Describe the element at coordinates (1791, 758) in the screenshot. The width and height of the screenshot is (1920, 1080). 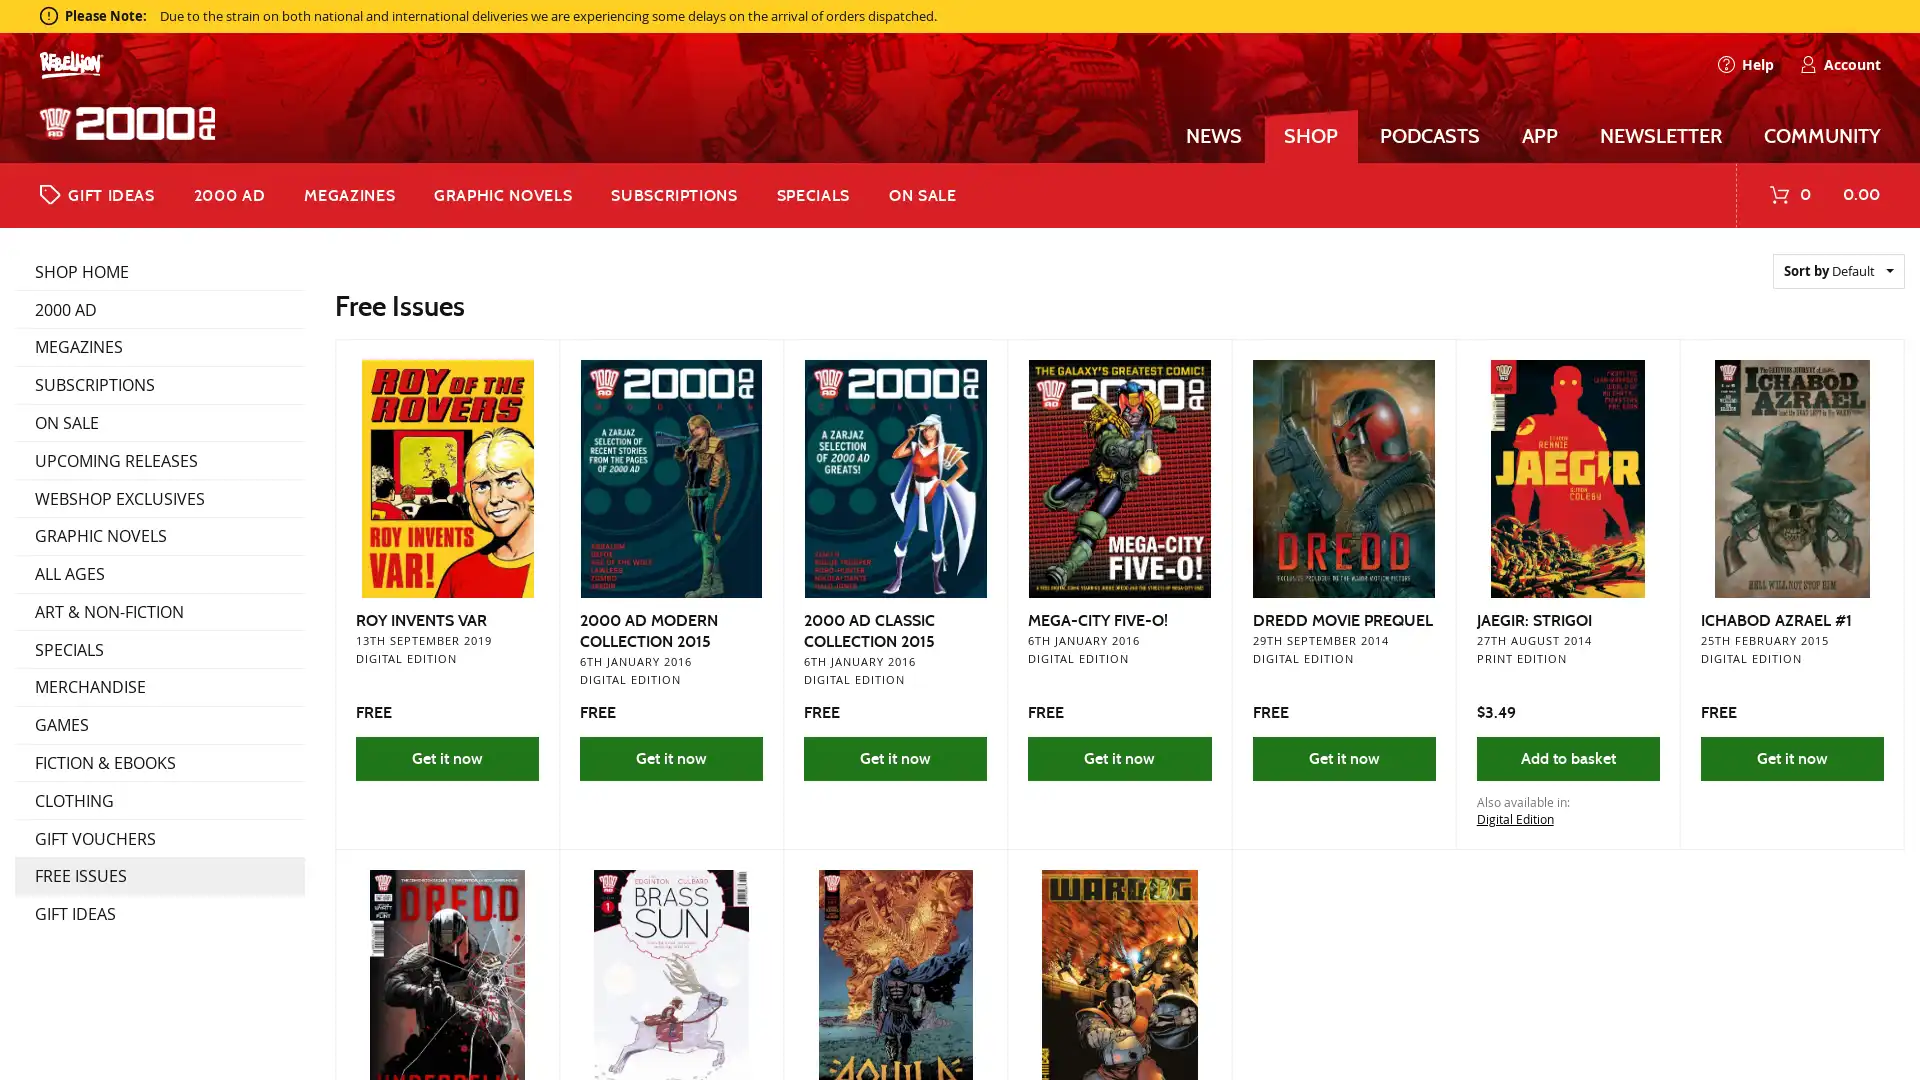
I see `Get it now` at that location.